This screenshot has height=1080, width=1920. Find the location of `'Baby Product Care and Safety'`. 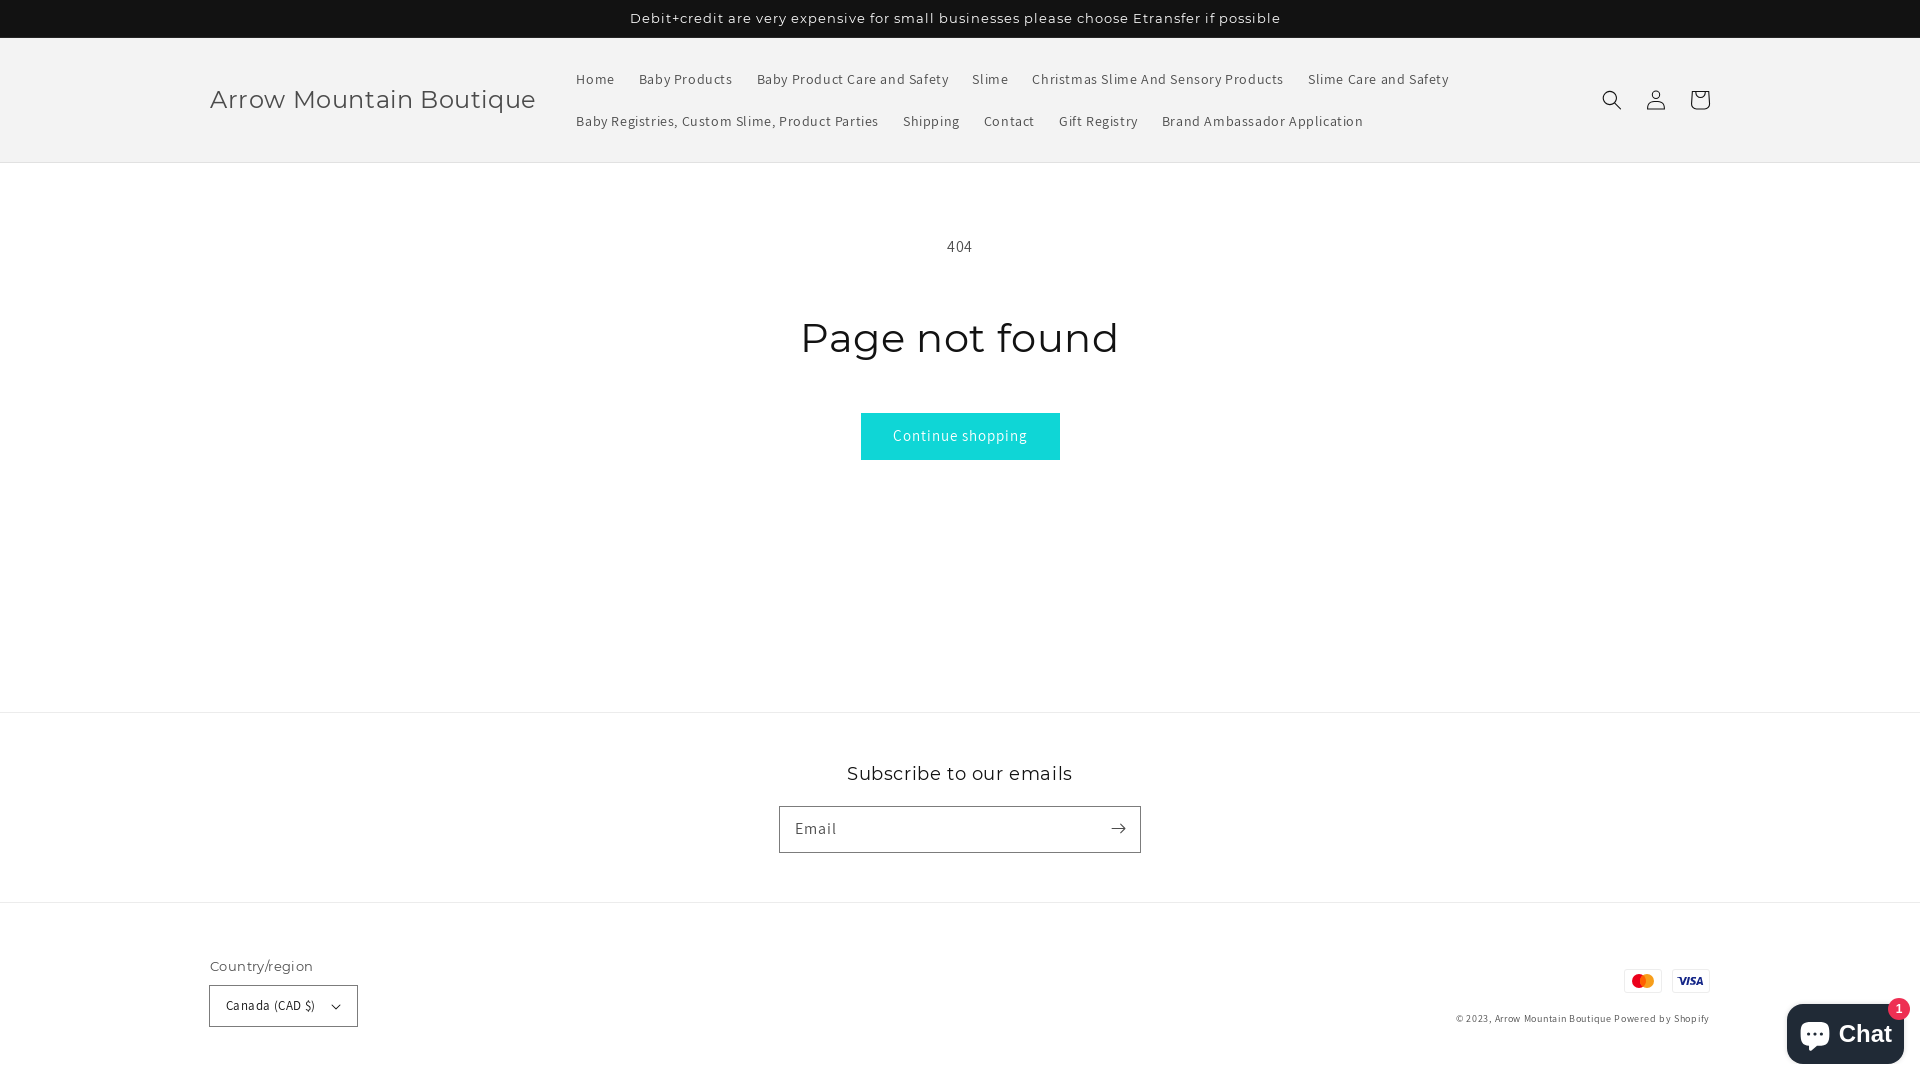

'Baby Product Care and Safety' is located at coordinates (743, 77).